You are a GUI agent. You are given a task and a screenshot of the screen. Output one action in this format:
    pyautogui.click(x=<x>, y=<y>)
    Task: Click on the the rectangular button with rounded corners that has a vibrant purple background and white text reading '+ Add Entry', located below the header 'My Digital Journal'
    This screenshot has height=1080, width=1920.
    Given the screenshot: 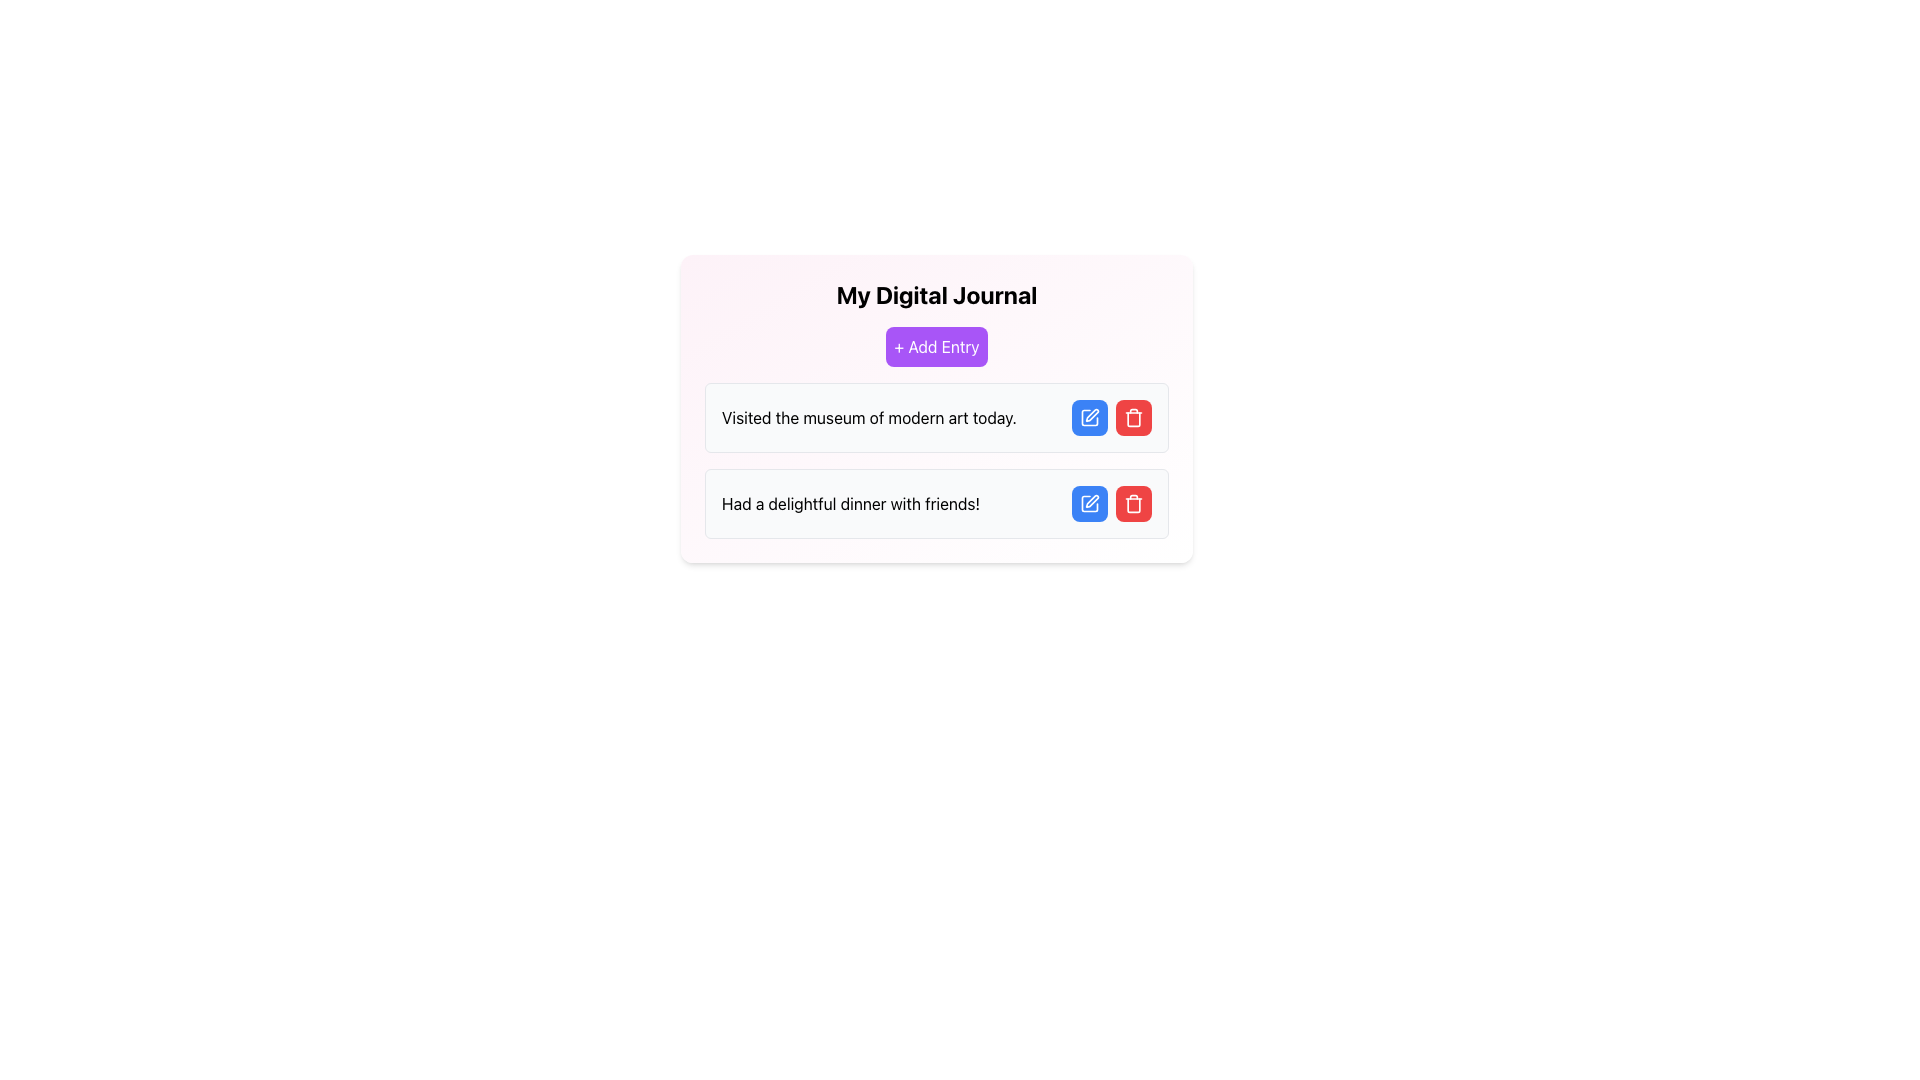 What is the action you would take?
    pyautogui.click(x=935, y=346)
    